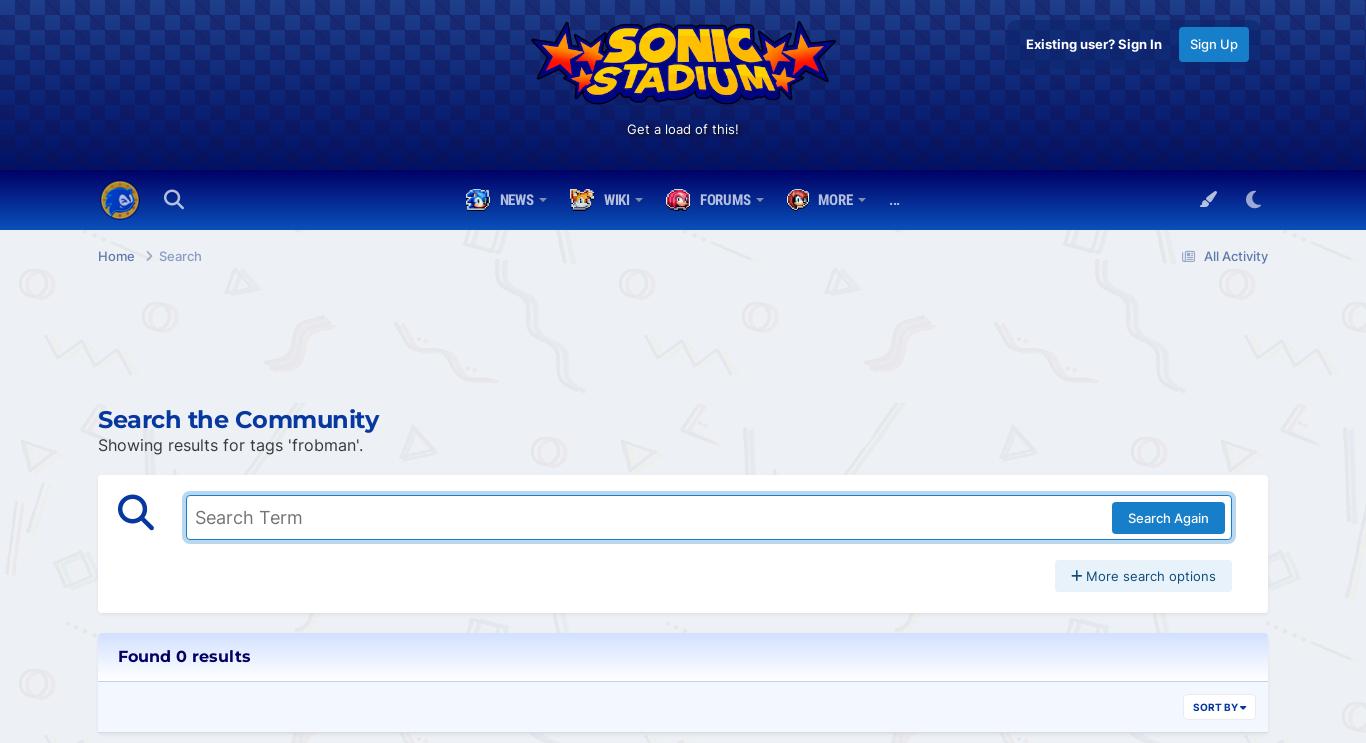 Image resolution: width=1366 pixels, height=743 pixels. Describe the element at coordinates (1168, 516) in the screenshot. I see `'Search Again'` at that location.